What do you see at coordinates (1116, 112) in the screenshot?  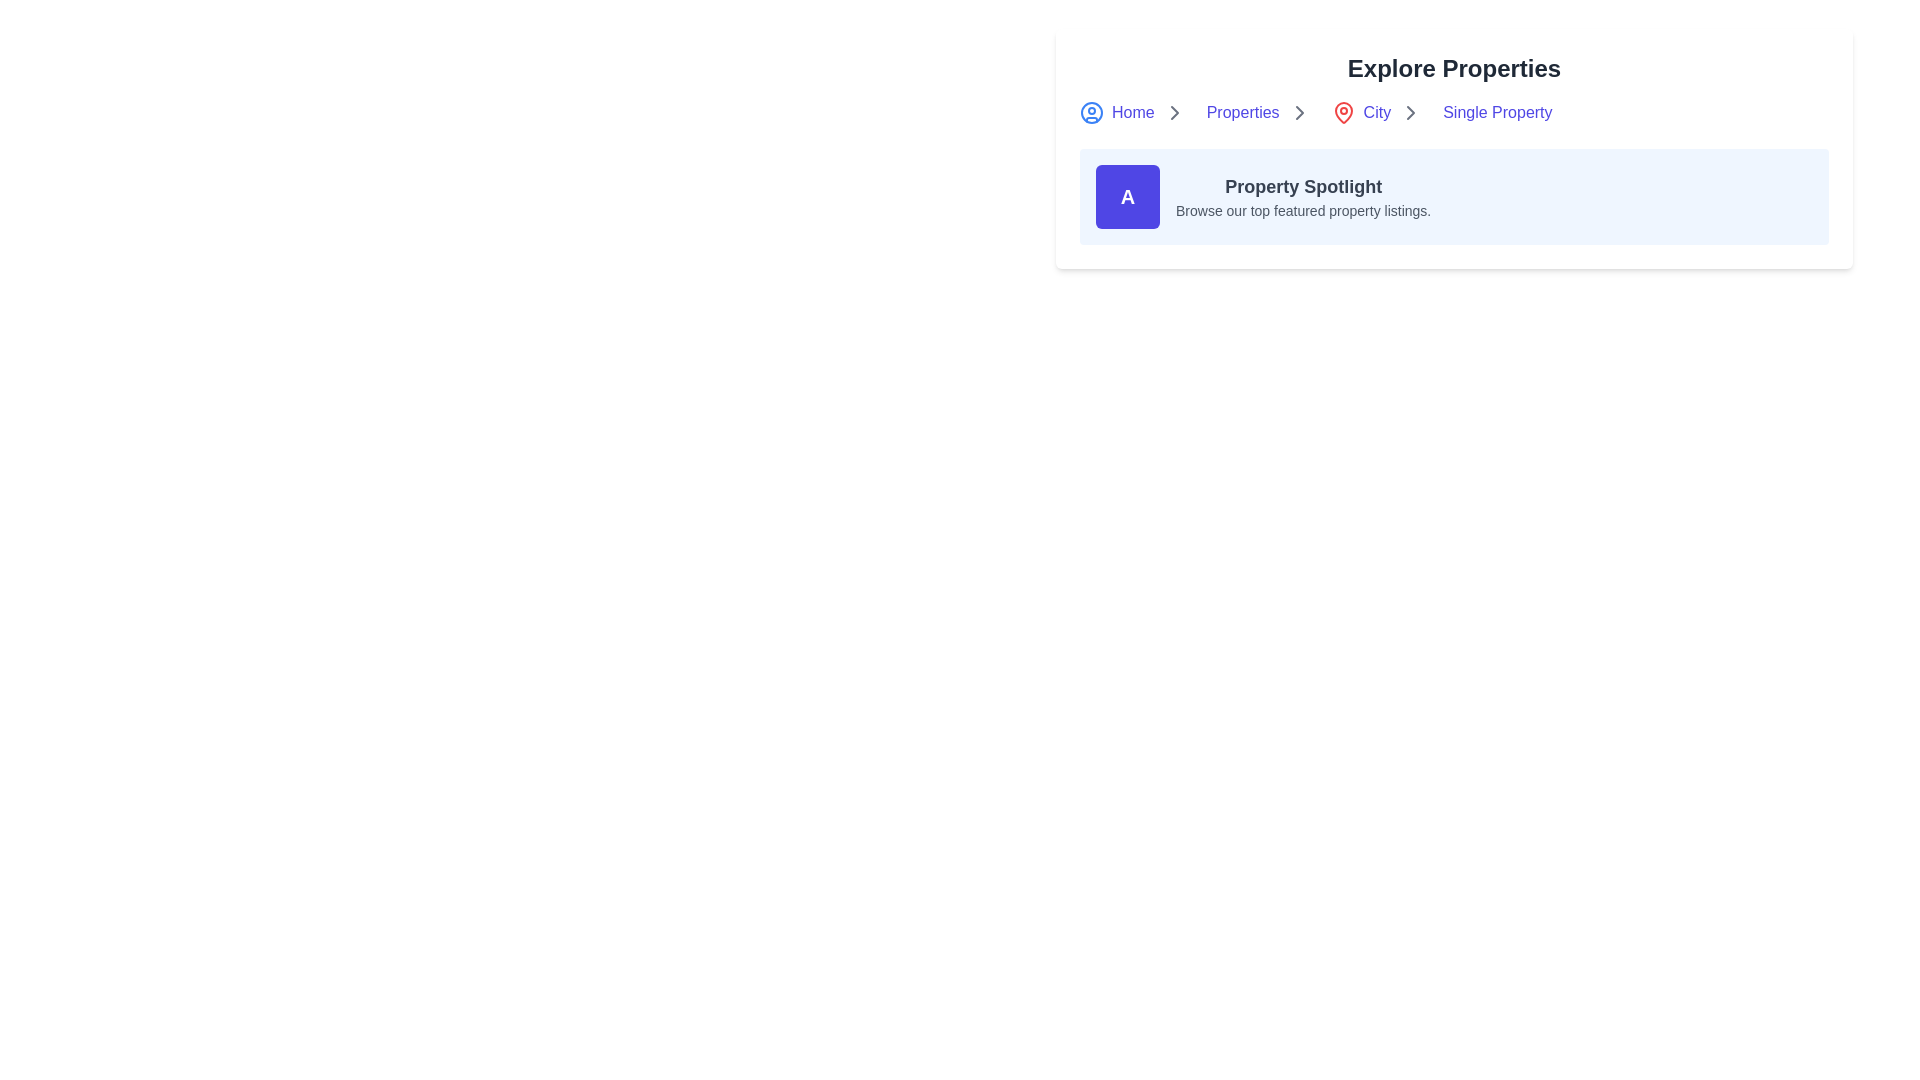 I see `the 'Home' hyperlink element in the breadcrumb navigation` at bounding box center [1116, 112].